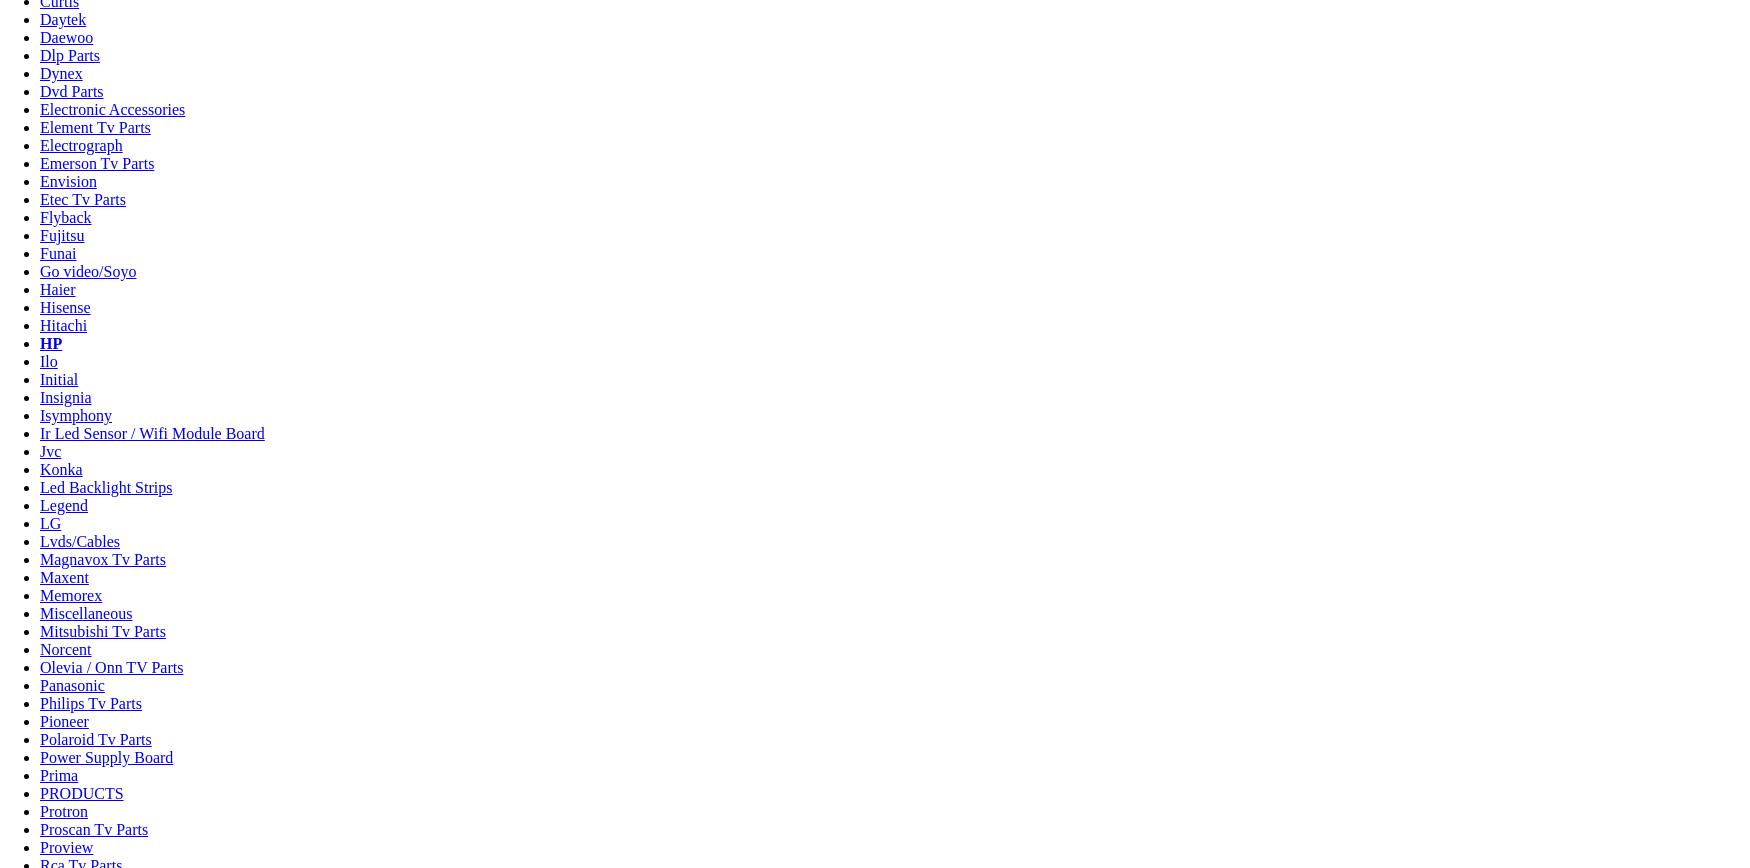  I want to click on 'Prima', so click(57, 775).